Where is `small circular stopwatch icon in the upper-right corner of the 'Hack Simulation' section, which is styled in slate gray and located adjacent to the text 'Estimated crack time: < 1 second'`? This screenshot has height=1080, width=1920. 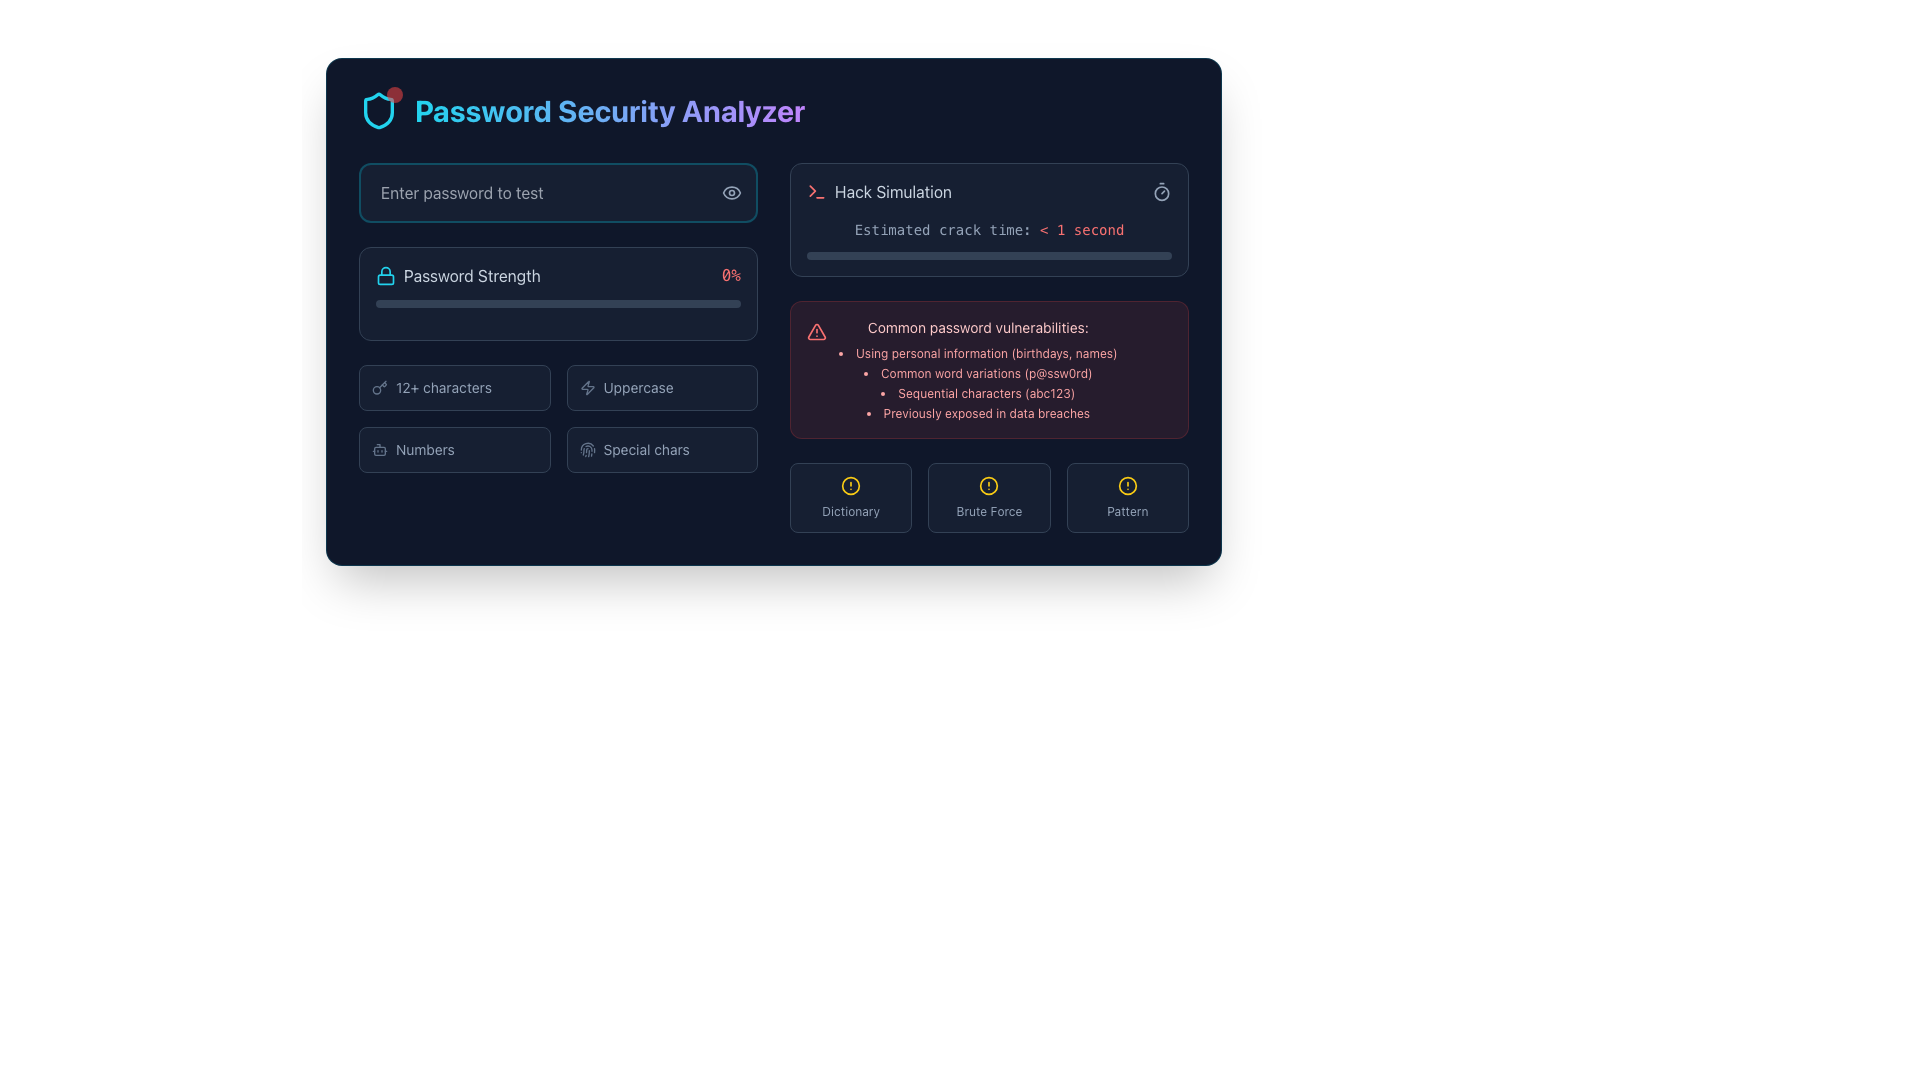
small circular stopwatch icon in the upper-right corner of the 'Hack Simulation' section, which is styled in slate gray and located adjacent to the text 'Estimated crack time: < 1 second' is located at coordinates (1161, 192).